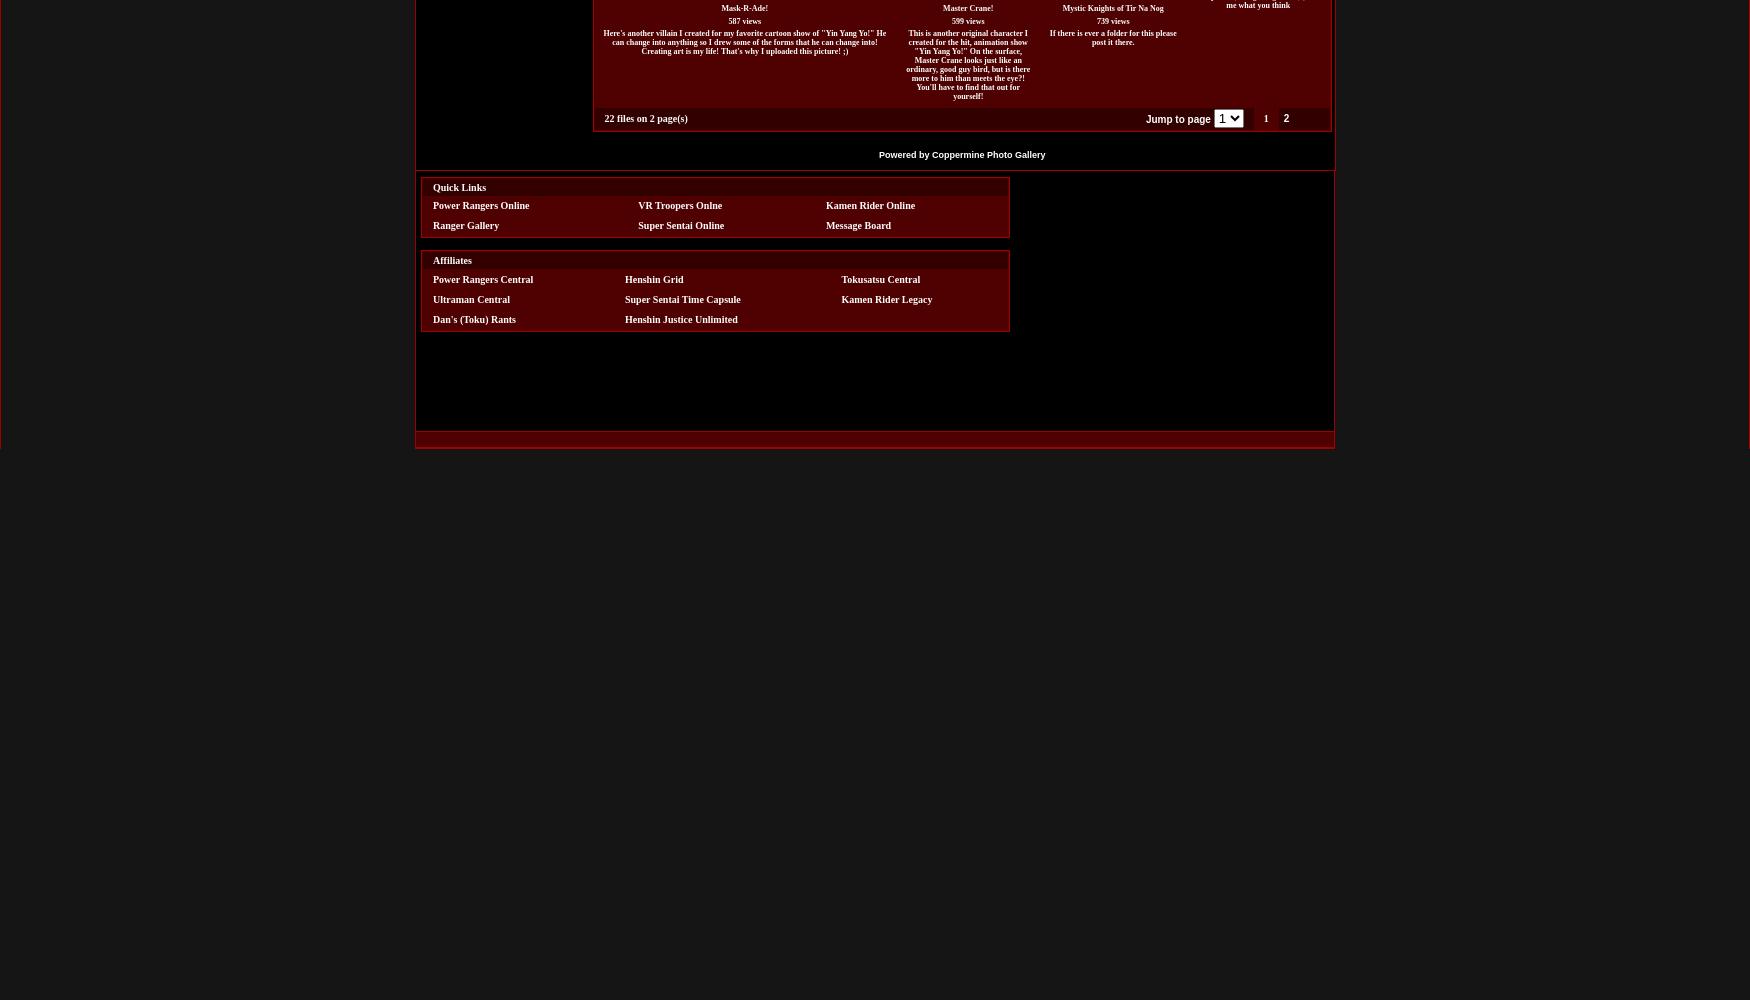  Describe the element at coordinates (744, 41) in the screenshot. I see `'Here's another villain I created for my favorite cartoon show of "Yin Yang Yo!" He can change into anything so I drew some of the forms that he can change into! Creating art is my life! That's why I uploaded this picture! ;)'` at that location.